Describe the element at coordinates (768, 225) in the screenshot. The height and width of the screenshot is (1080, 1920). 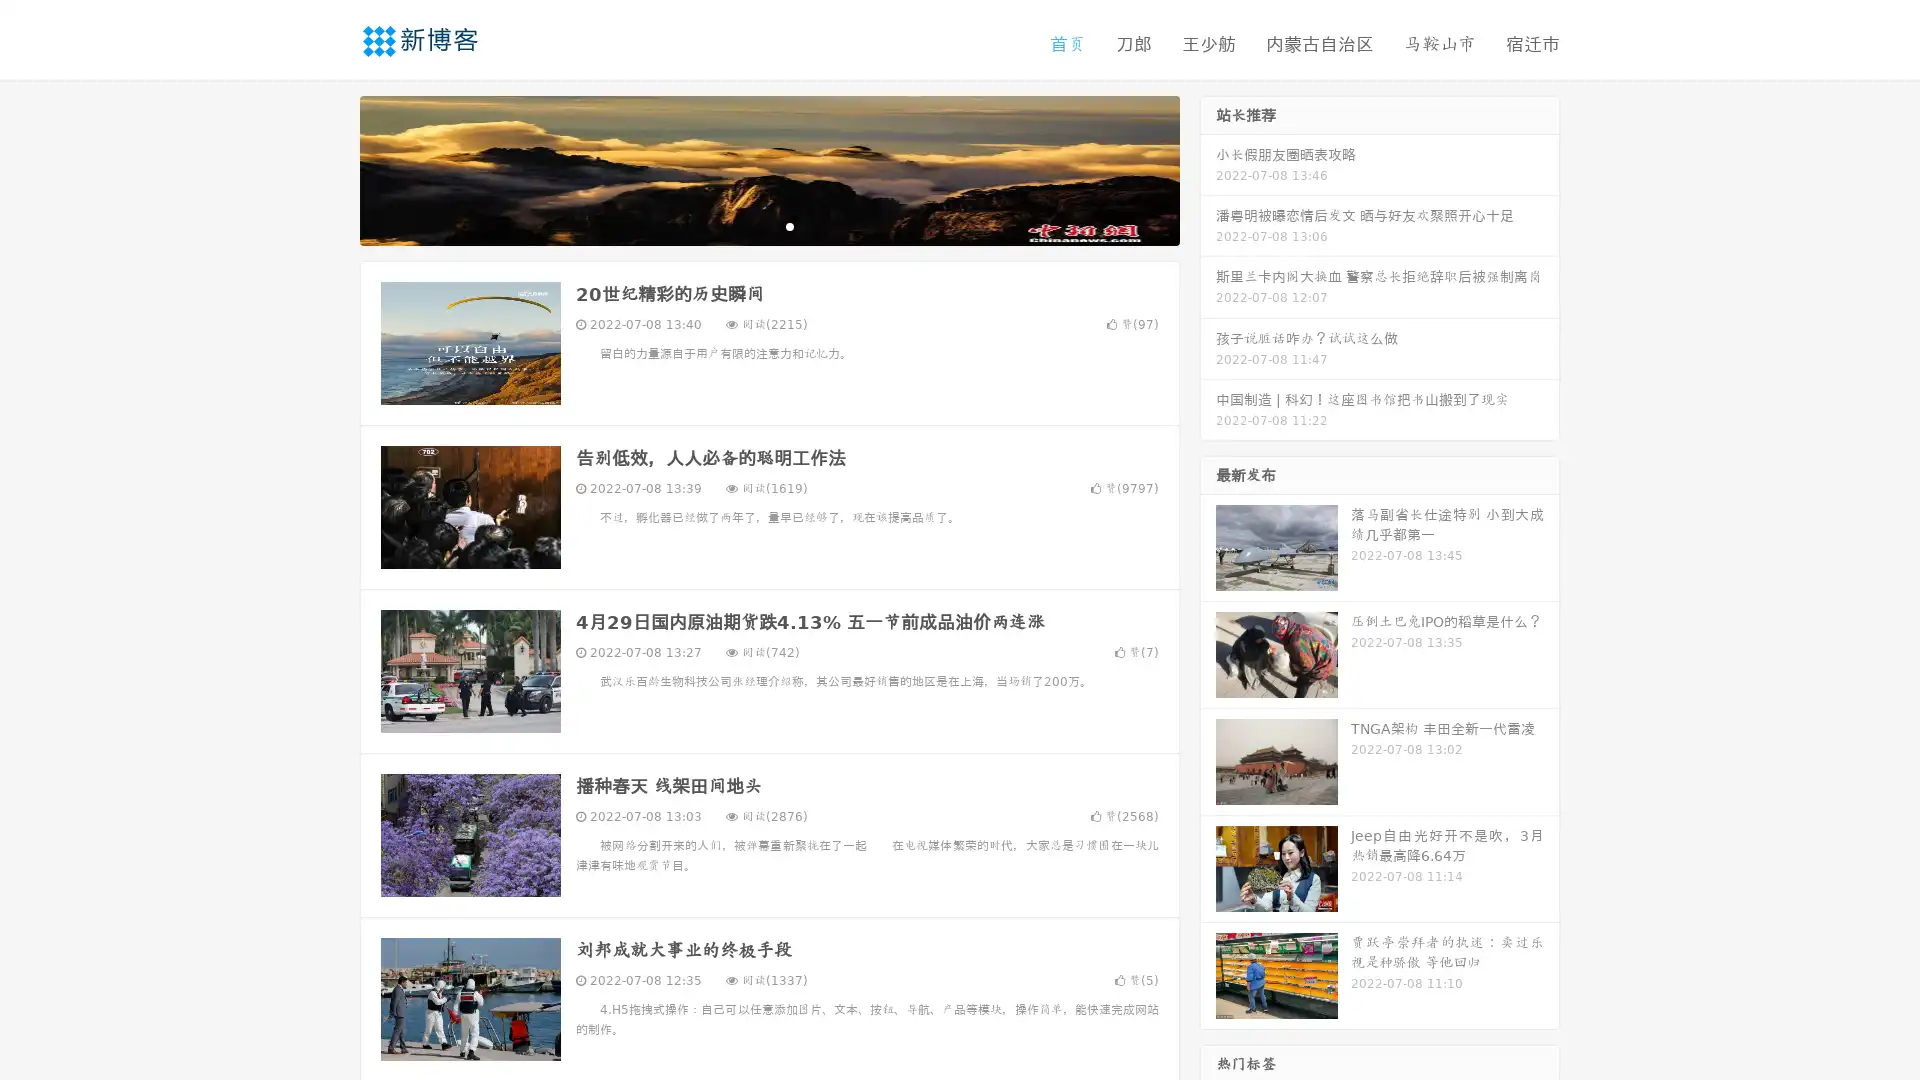
I see `Go to slide 2` at that location.